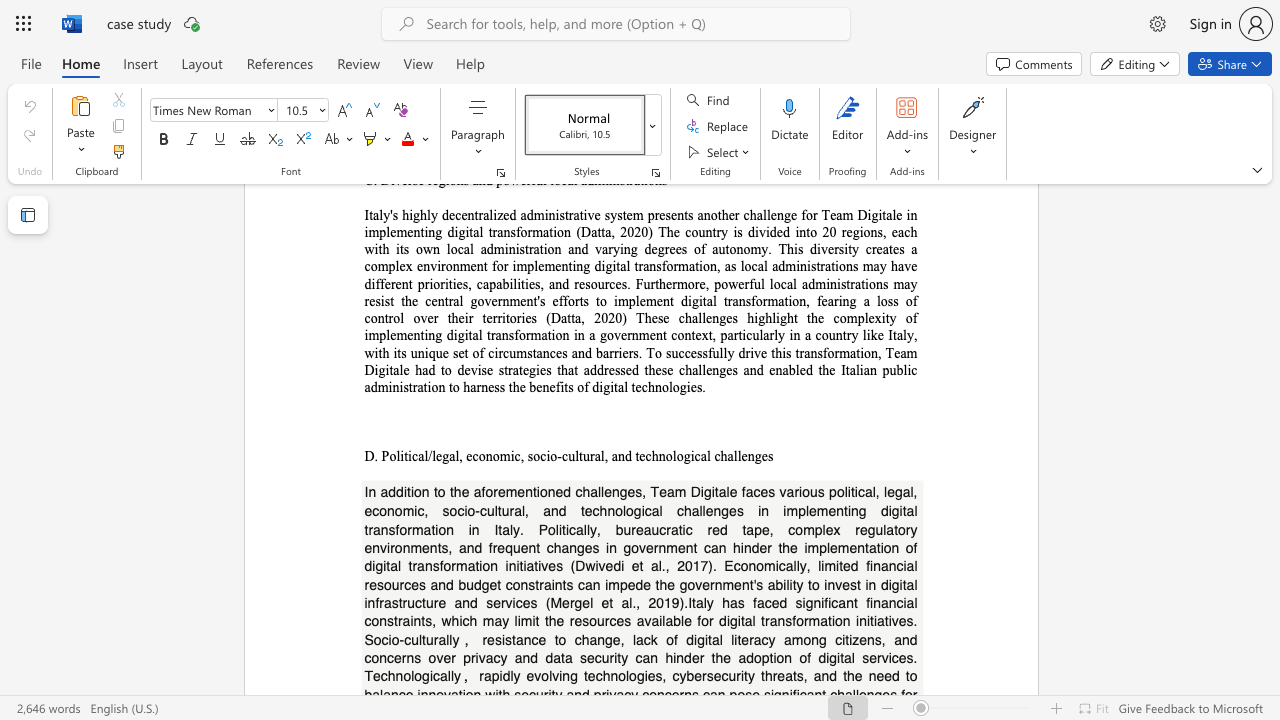 Image resolution: width=1280 pixels, height=720 pixels. I want to click on the 7th character "l" in the text, so click(451, 675).